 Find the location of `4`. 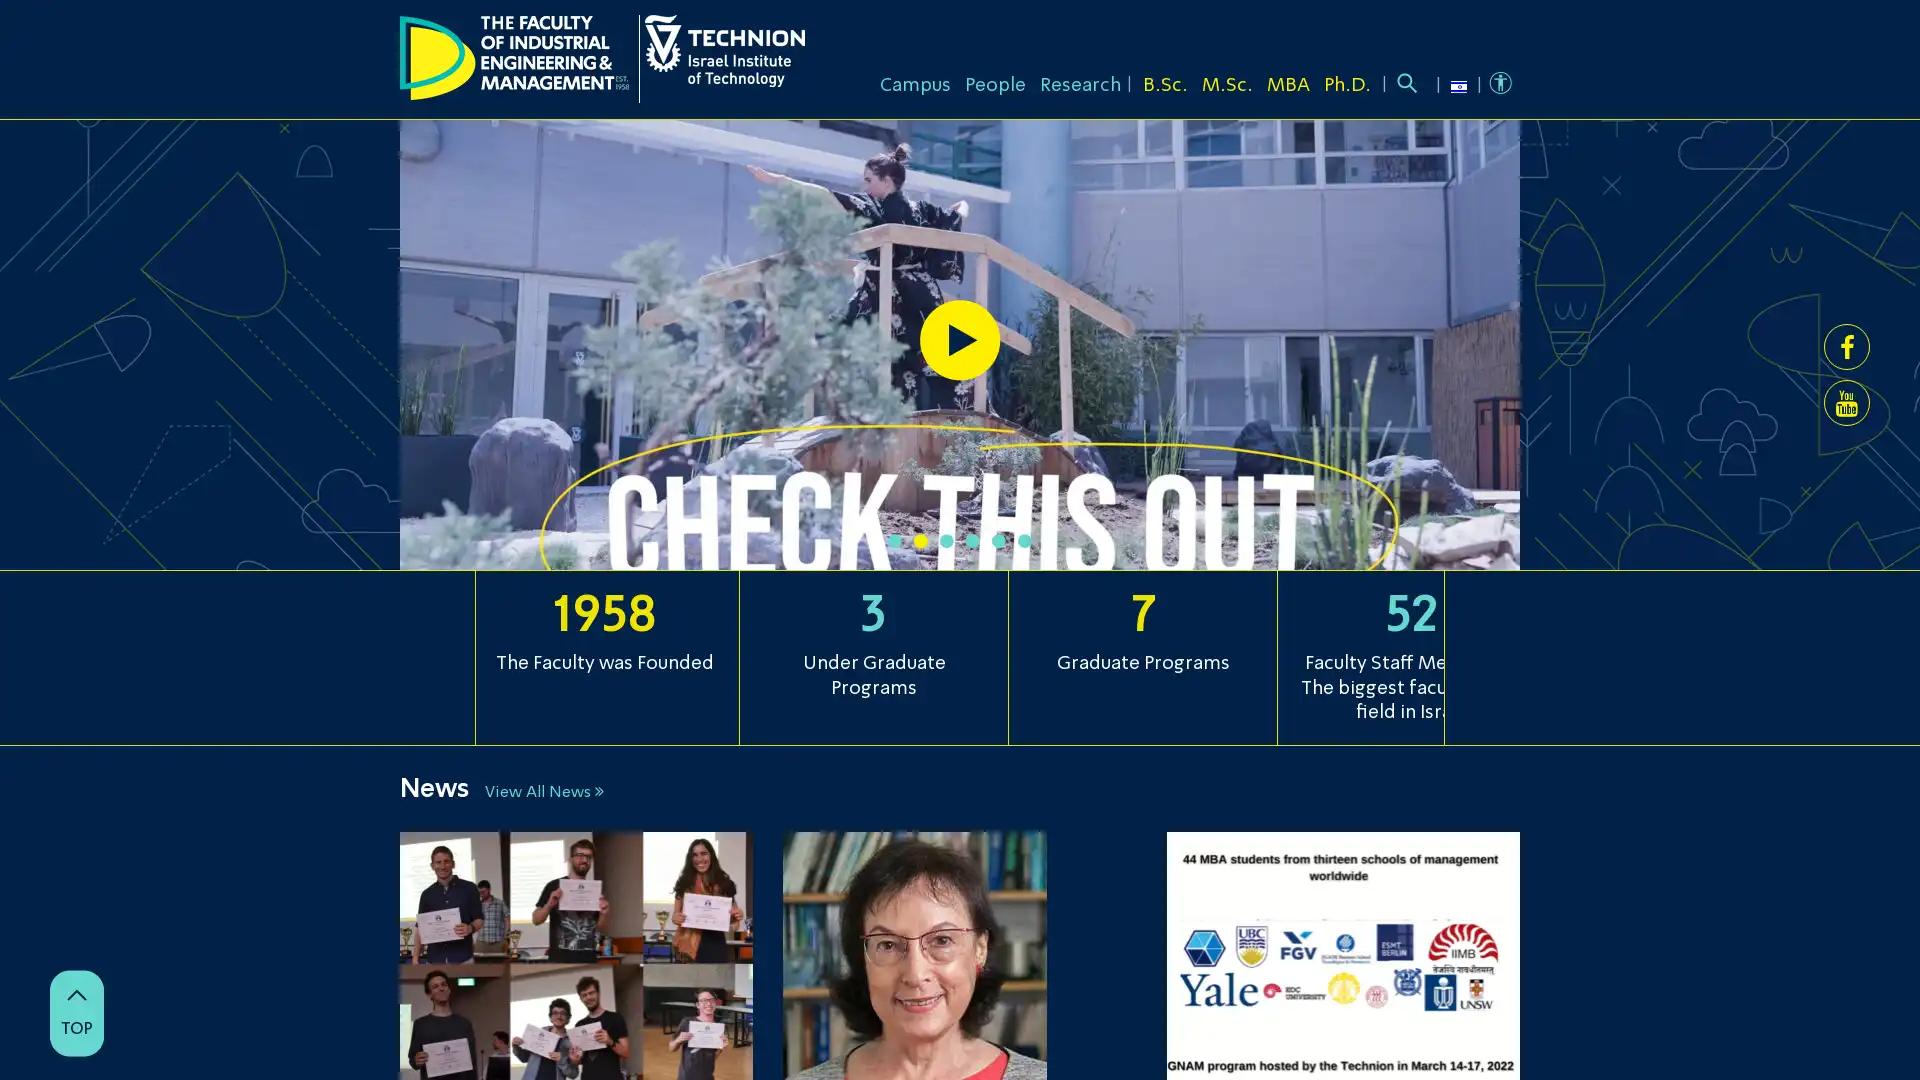

4 is located at coordinates (973, 540).